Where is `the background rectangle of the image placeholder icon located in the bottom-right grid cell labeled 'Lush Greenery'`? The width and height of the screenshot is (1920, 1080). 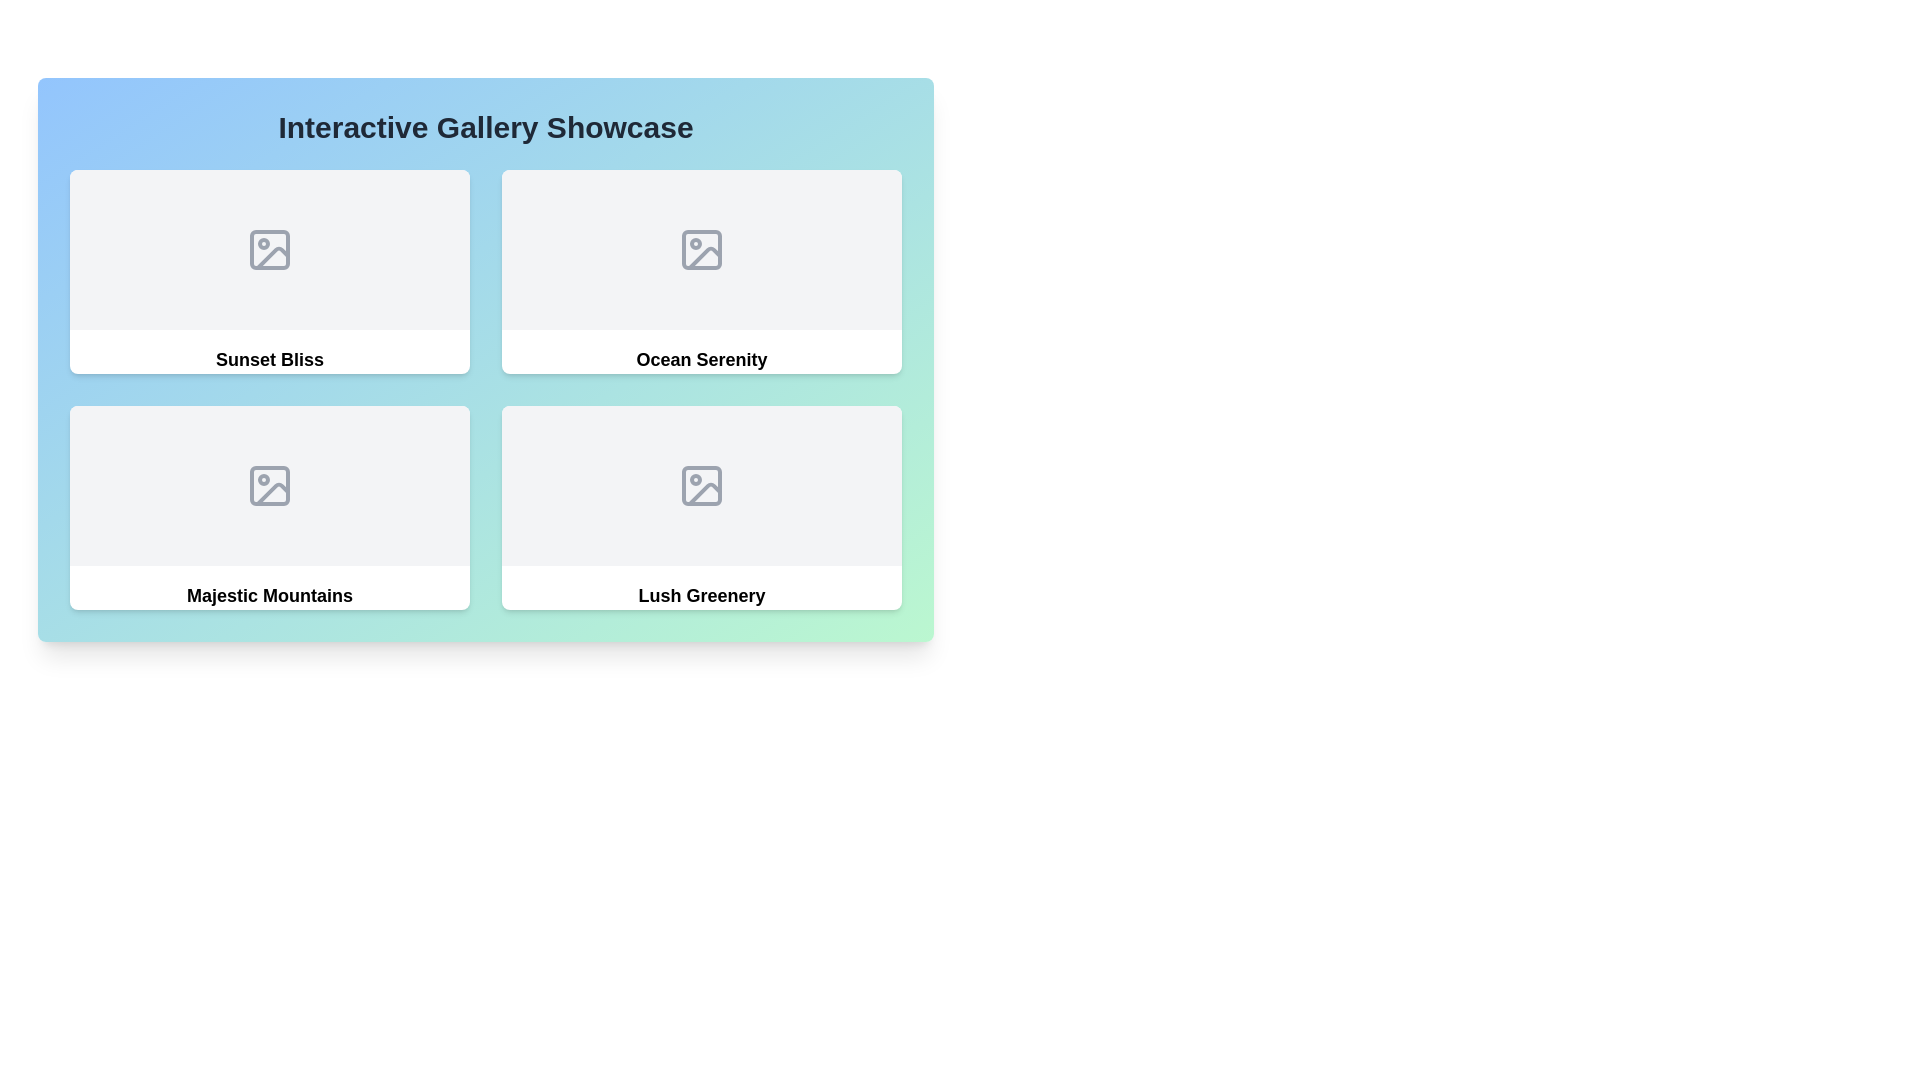 the background rectangle of the image placeholder icon located in the bottom-right grid cell labeled 'Lush Greenery' is located at coordinates (701, 486).